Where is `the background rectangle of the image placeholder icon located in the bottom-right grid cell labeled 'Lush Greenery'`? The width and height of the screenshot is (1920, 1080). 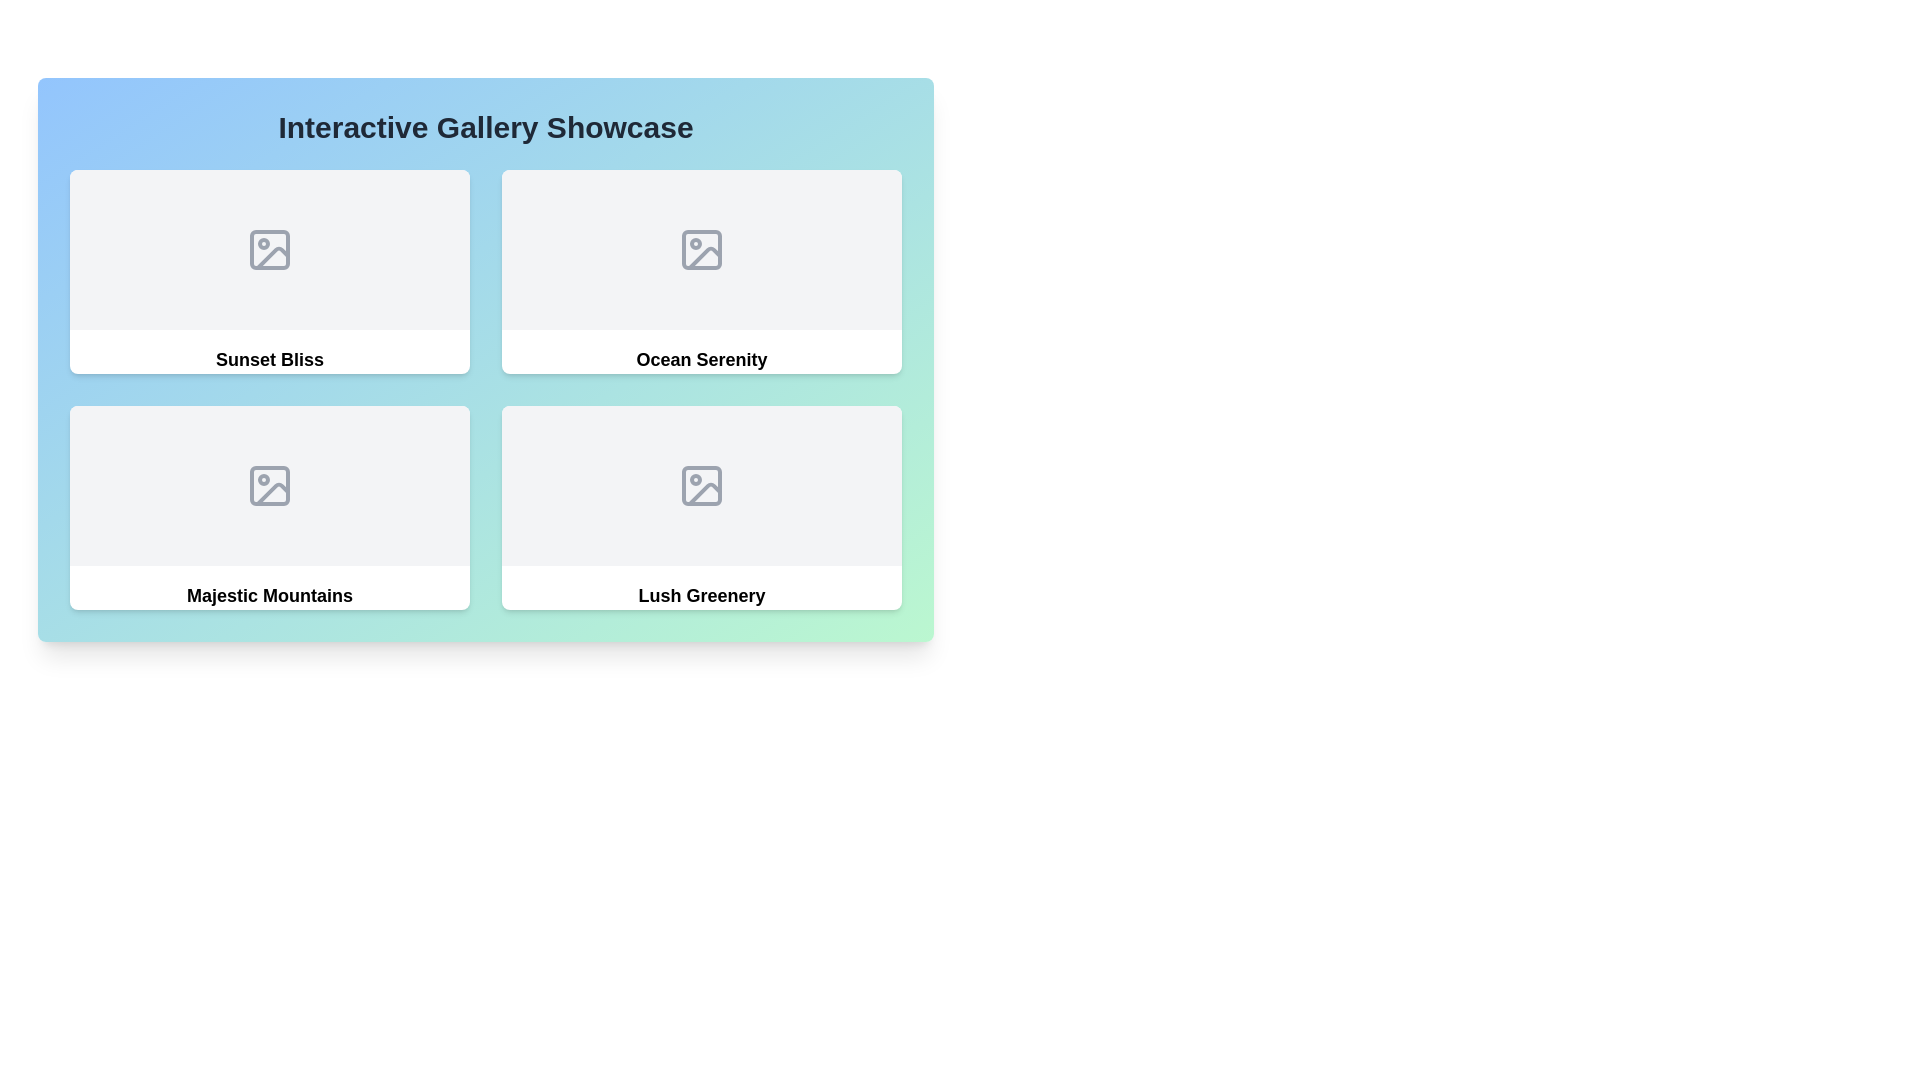 the background rectangle of the image placeholder icon located in the bottom-right grid cell labeled 'Lush Greenery' is located at coordinates (701, 486).